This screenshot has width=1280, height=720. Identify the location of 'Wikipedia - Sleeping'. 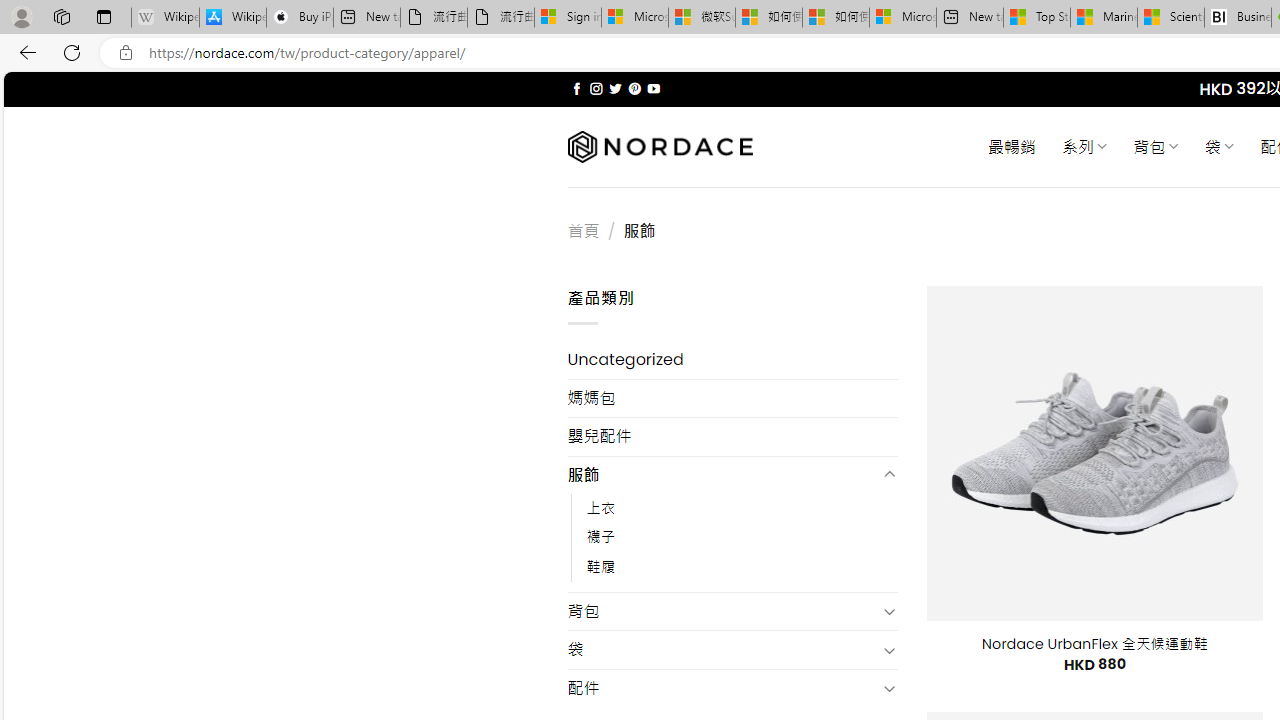
(165, 17).